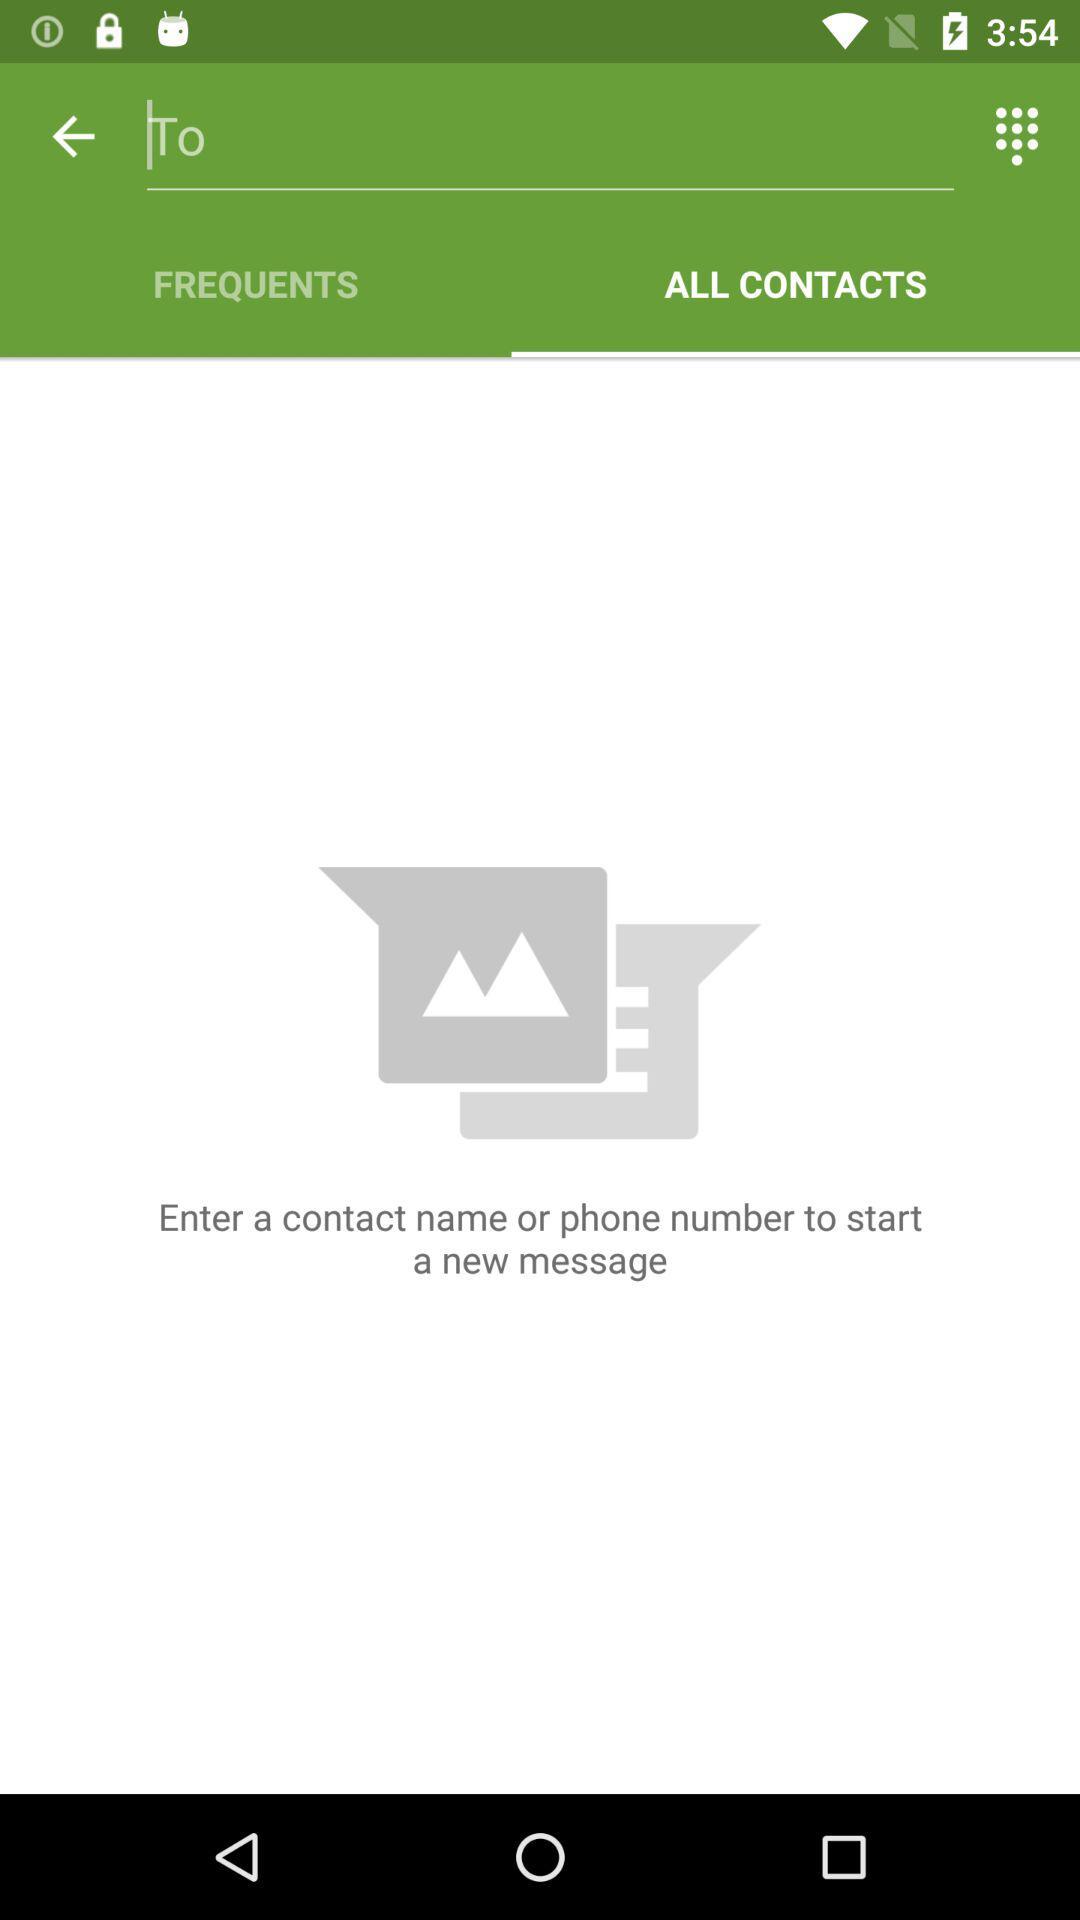 This screenshot has height=1920, width=1080. Describe the element at coordinates (254, 282) in the screenshot. I see `frequents item` at that location.